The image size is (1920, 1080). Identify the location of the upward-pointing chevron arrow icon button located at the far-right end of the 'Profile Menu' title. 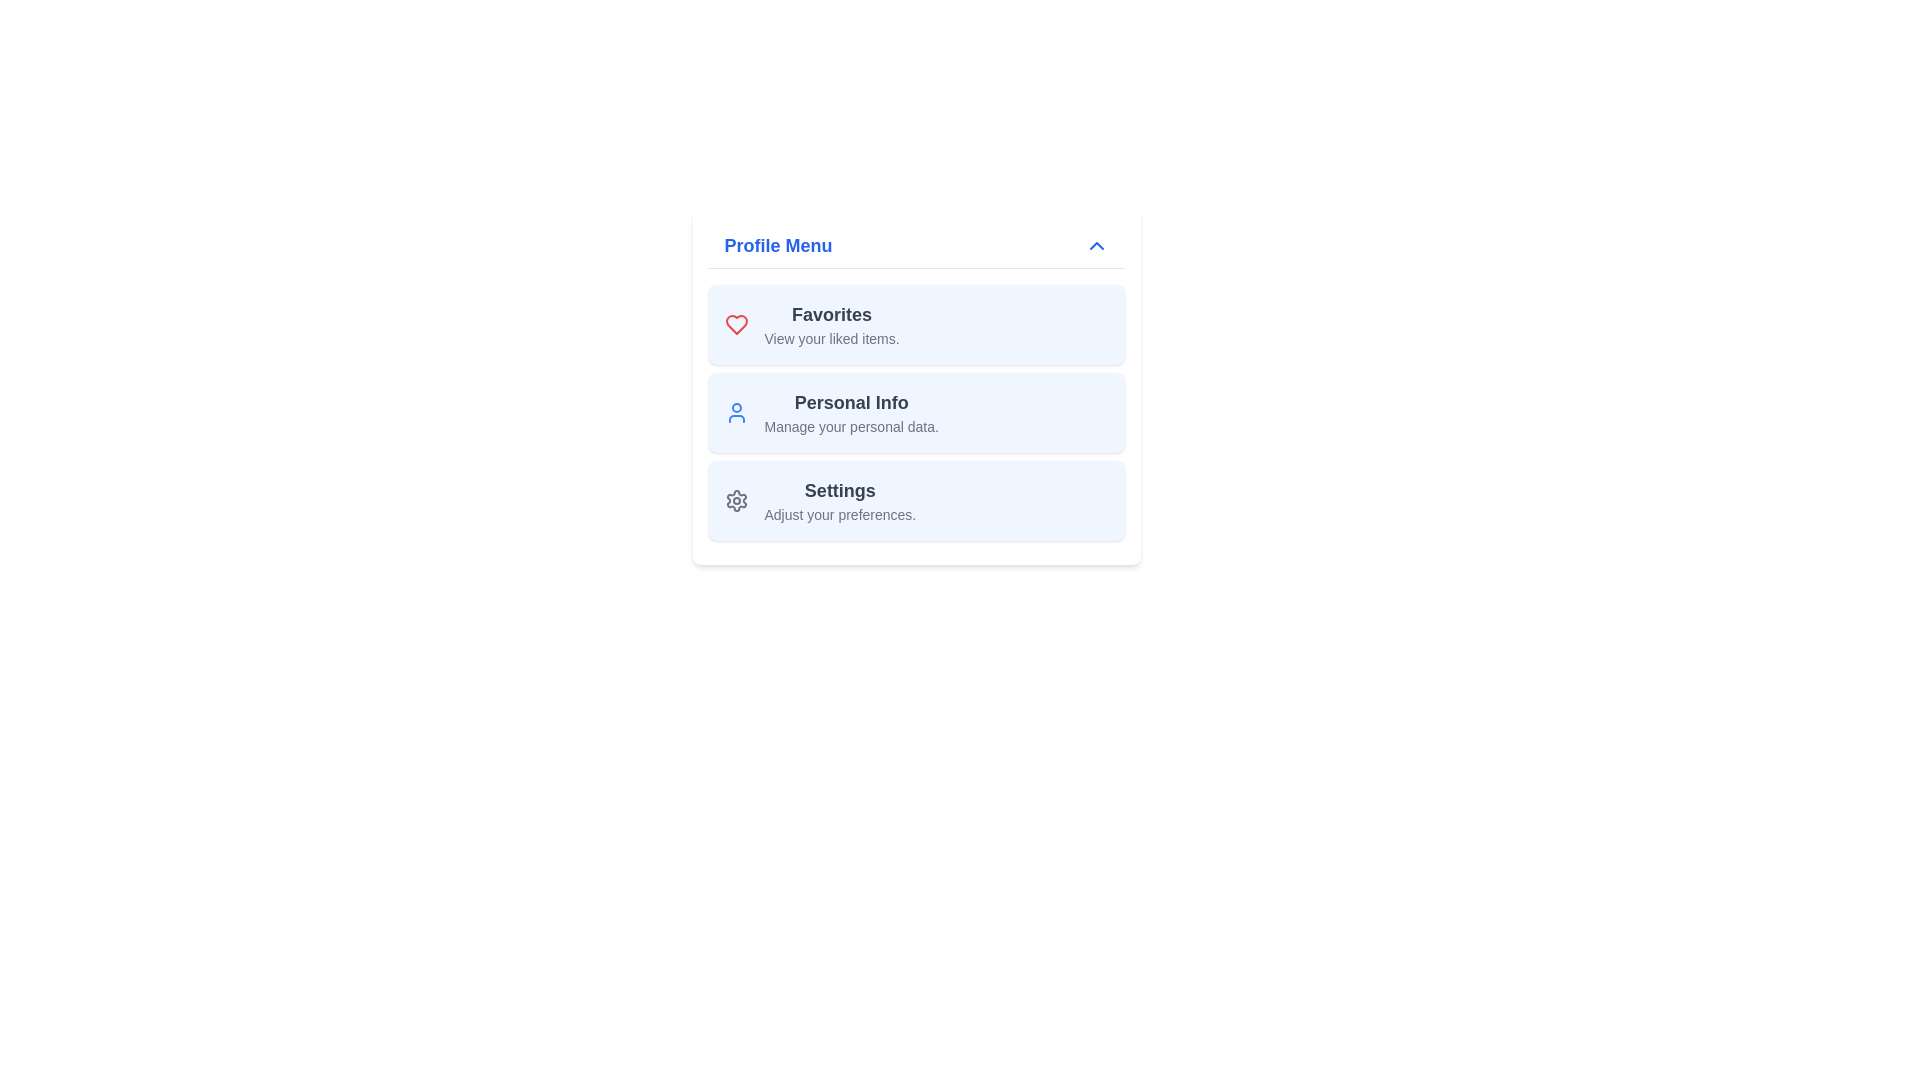
(1095, 245).